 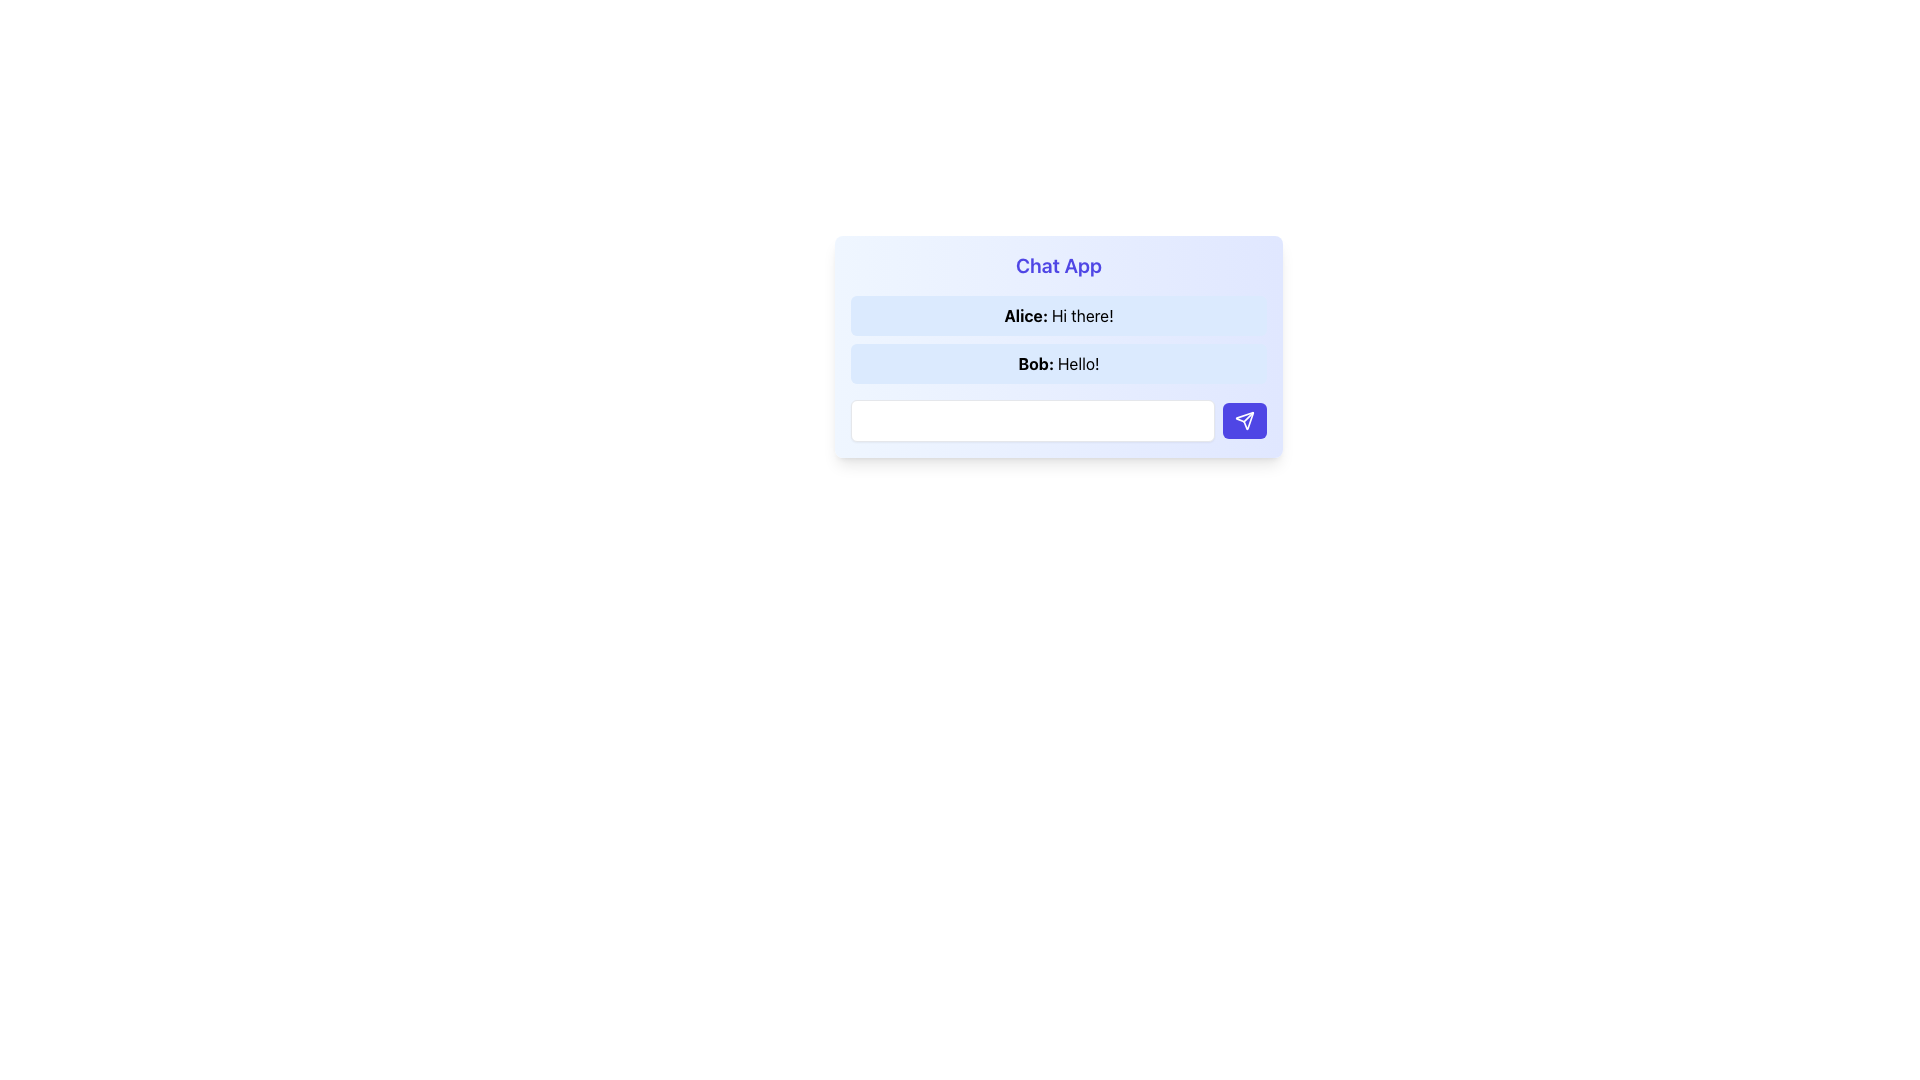 I want to click on the static text identifying the sender of the message in the chat interface, which is positioned at the beginning of the message bubble displaying 'Hello!', so click(x=1038, y=363).